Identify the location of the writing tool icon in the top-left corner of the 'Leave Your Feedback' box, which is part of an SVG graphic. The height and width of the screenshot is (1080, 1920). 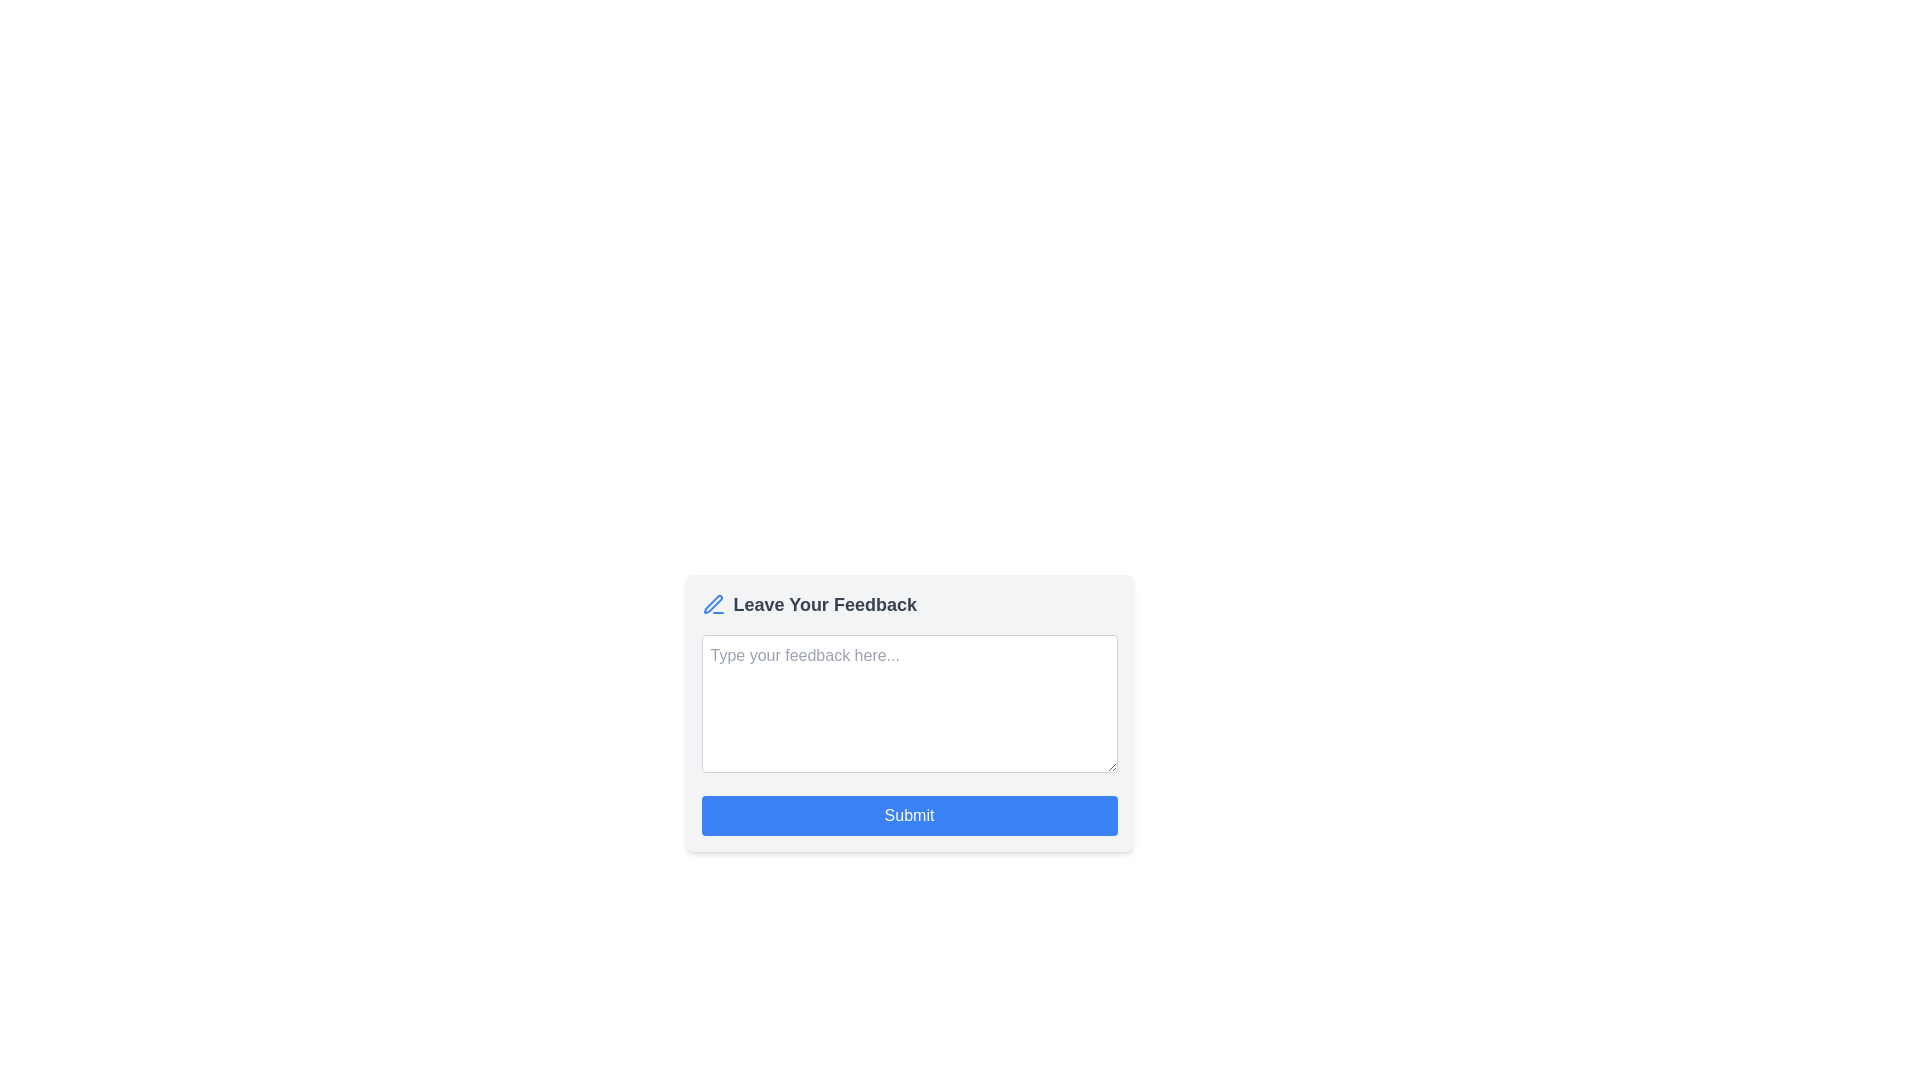
(713, 603).